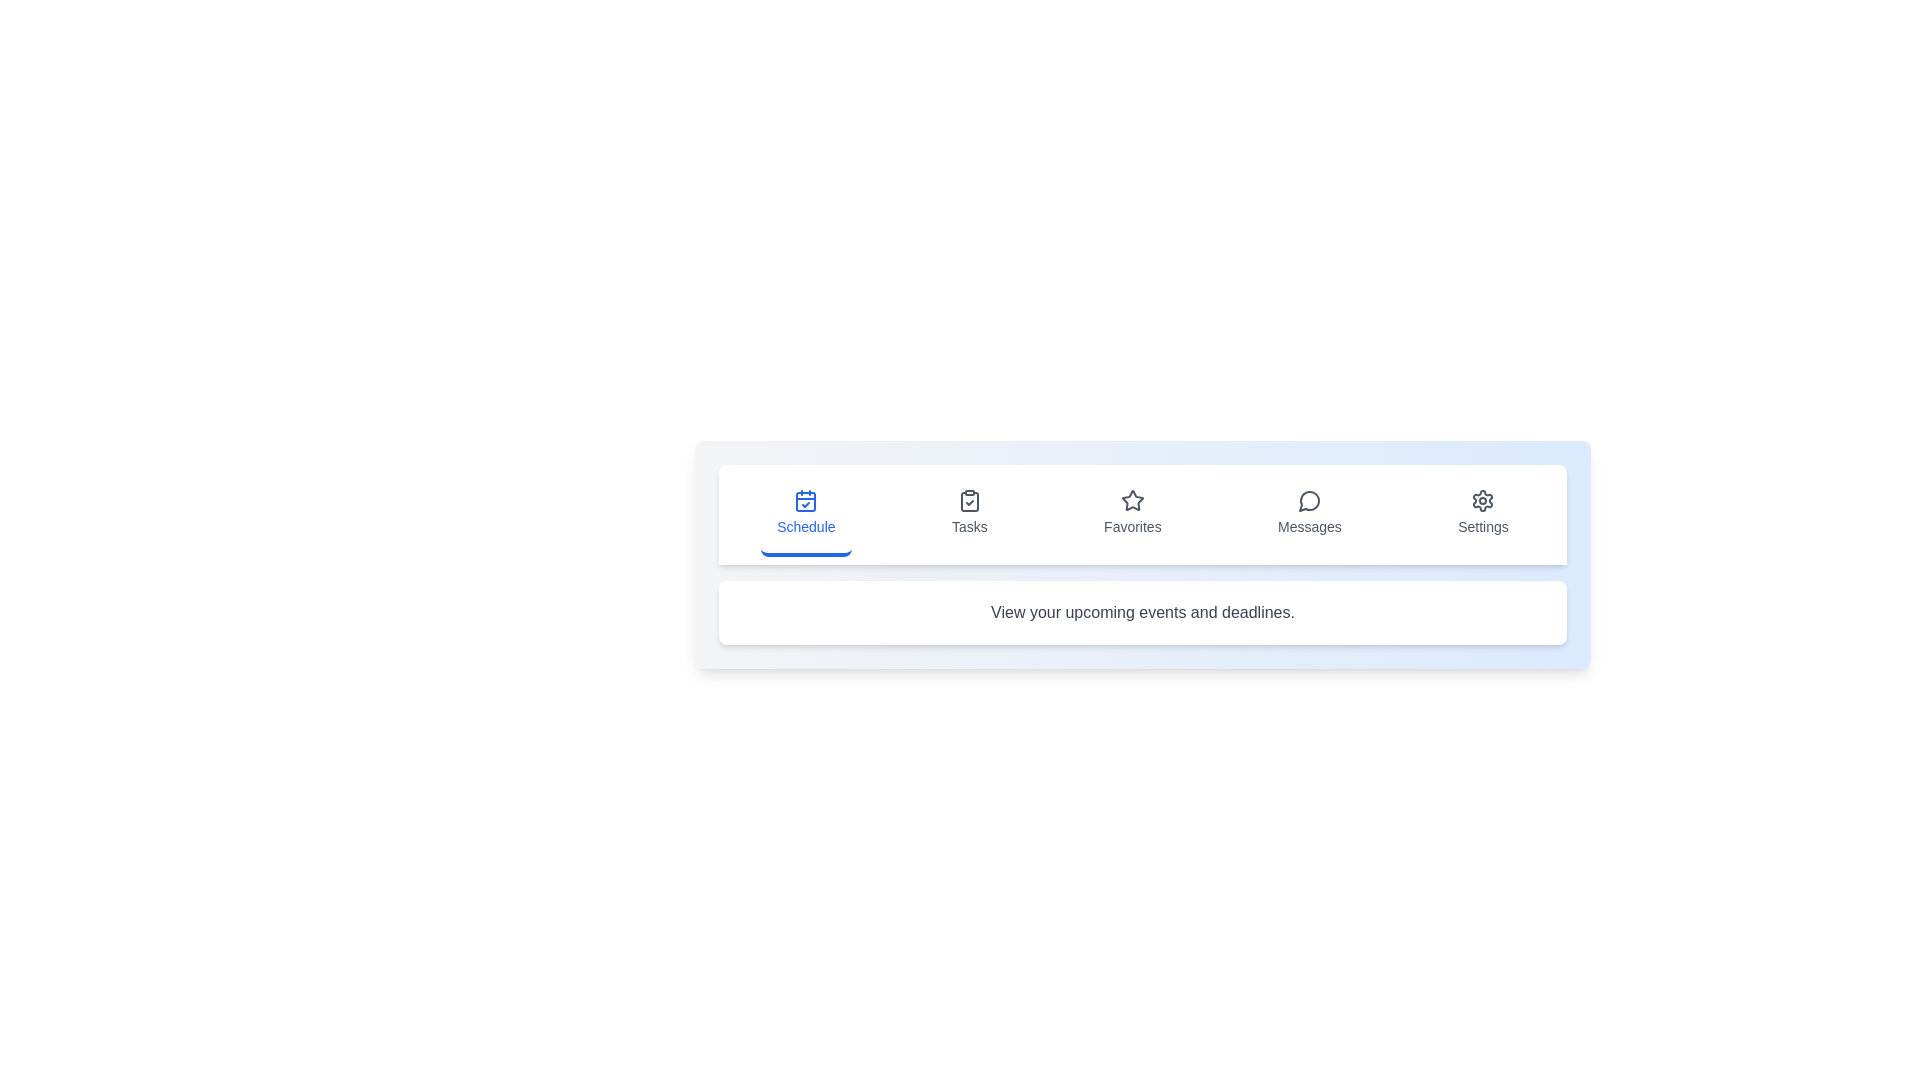  Describe the element at coordinates (806, 514) in the screenshot. I see `the tab labeled Schedule` at that location.